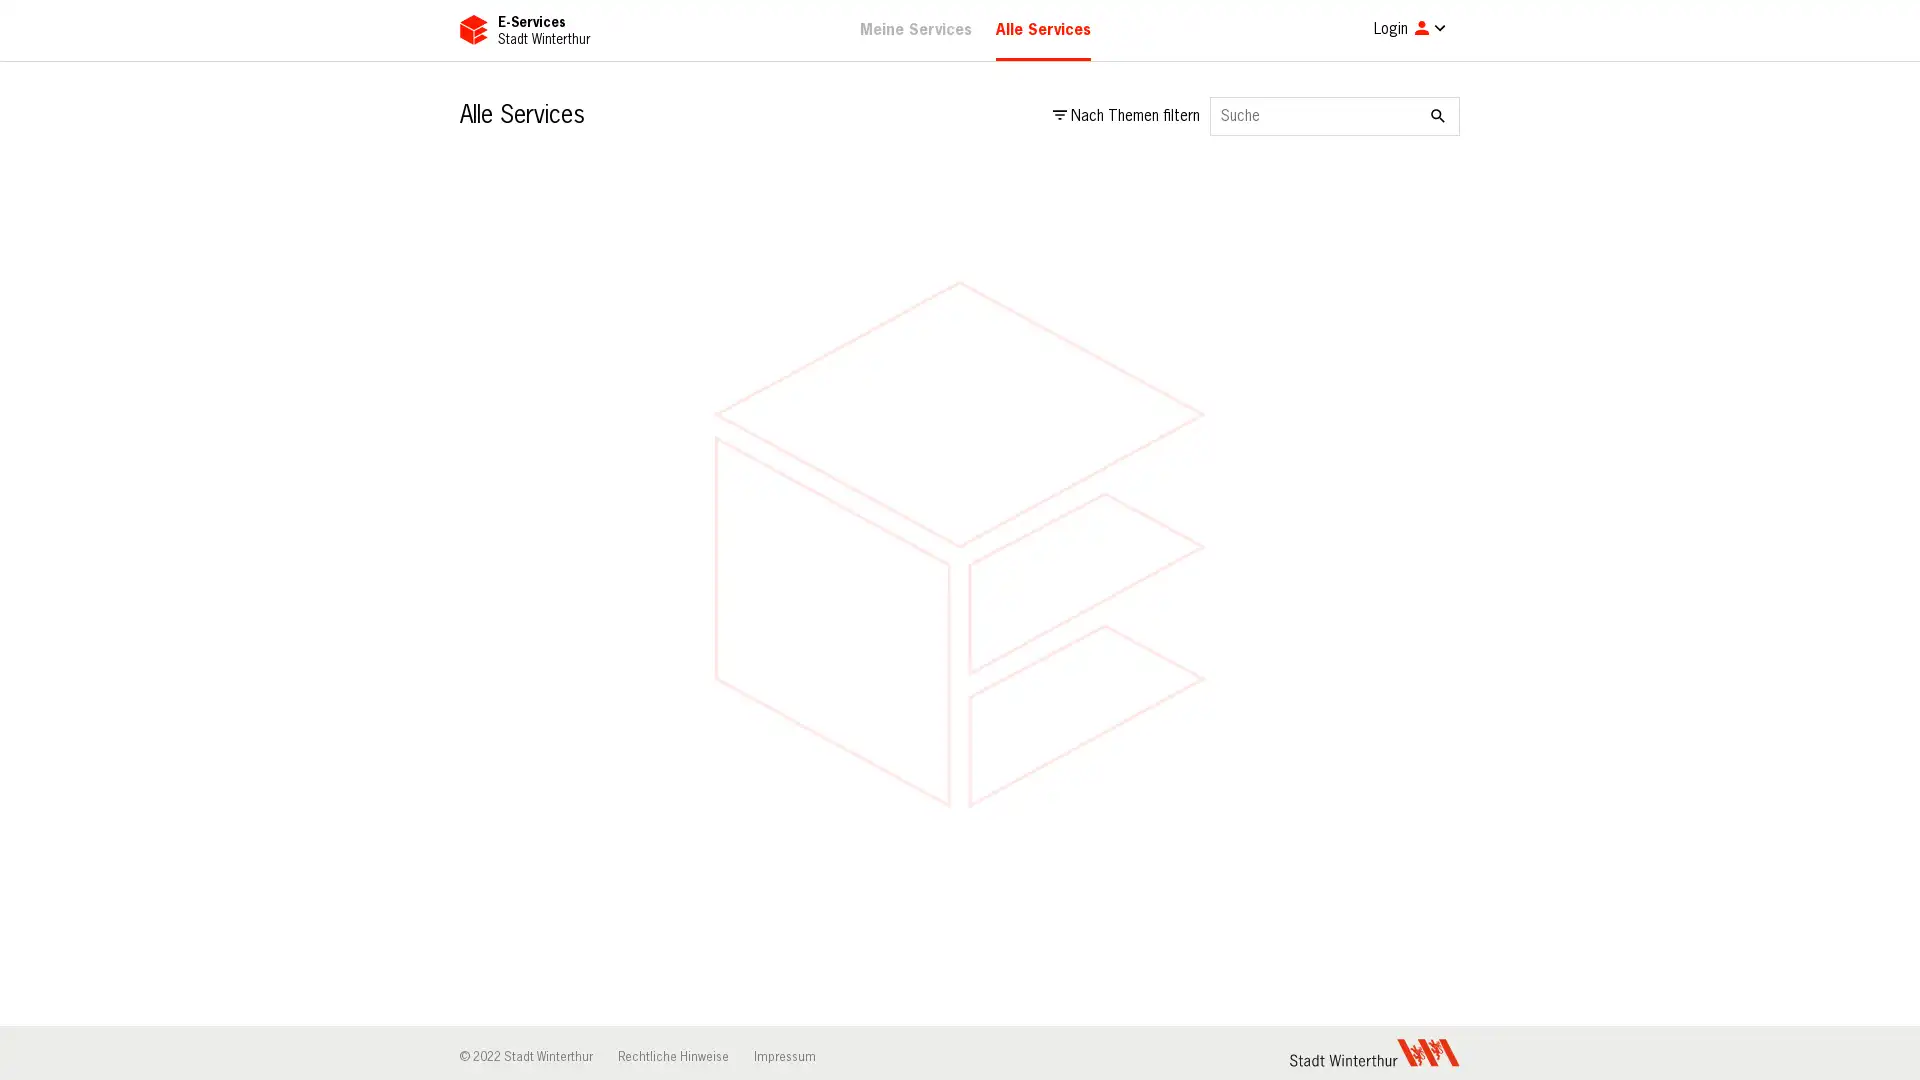  What do you see at coordinates (749, 626) in the screenshot?
I see `Service Aquafitness zu Meine Services hinzufugen` at bounding box center [749, 626].